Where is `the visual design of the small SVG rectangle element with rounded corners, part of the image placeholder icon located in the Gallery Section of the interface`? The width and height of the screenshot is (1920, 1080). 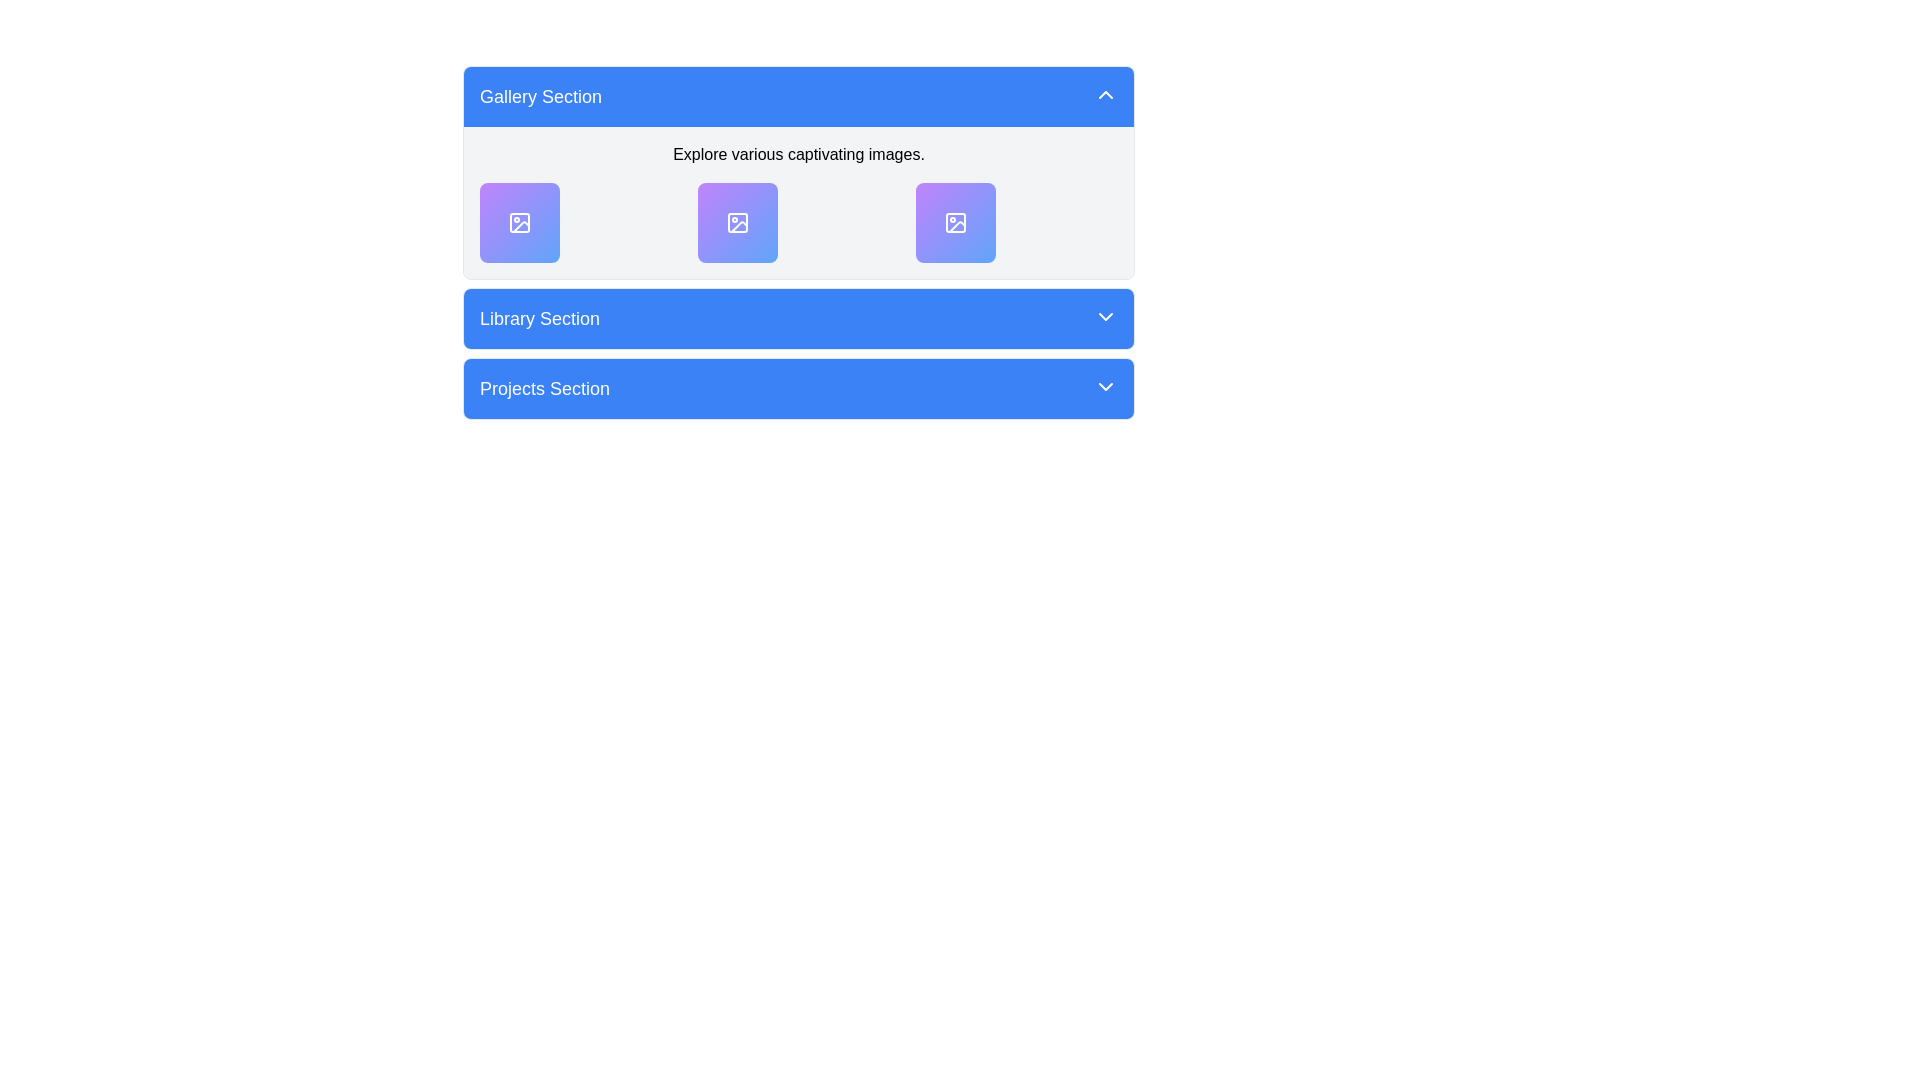 the visual design of the small SVG rectangle element with rounded corners, part of the image placeholder icon located in the Gallery Section of the interface is located at coordinates (519, 223).